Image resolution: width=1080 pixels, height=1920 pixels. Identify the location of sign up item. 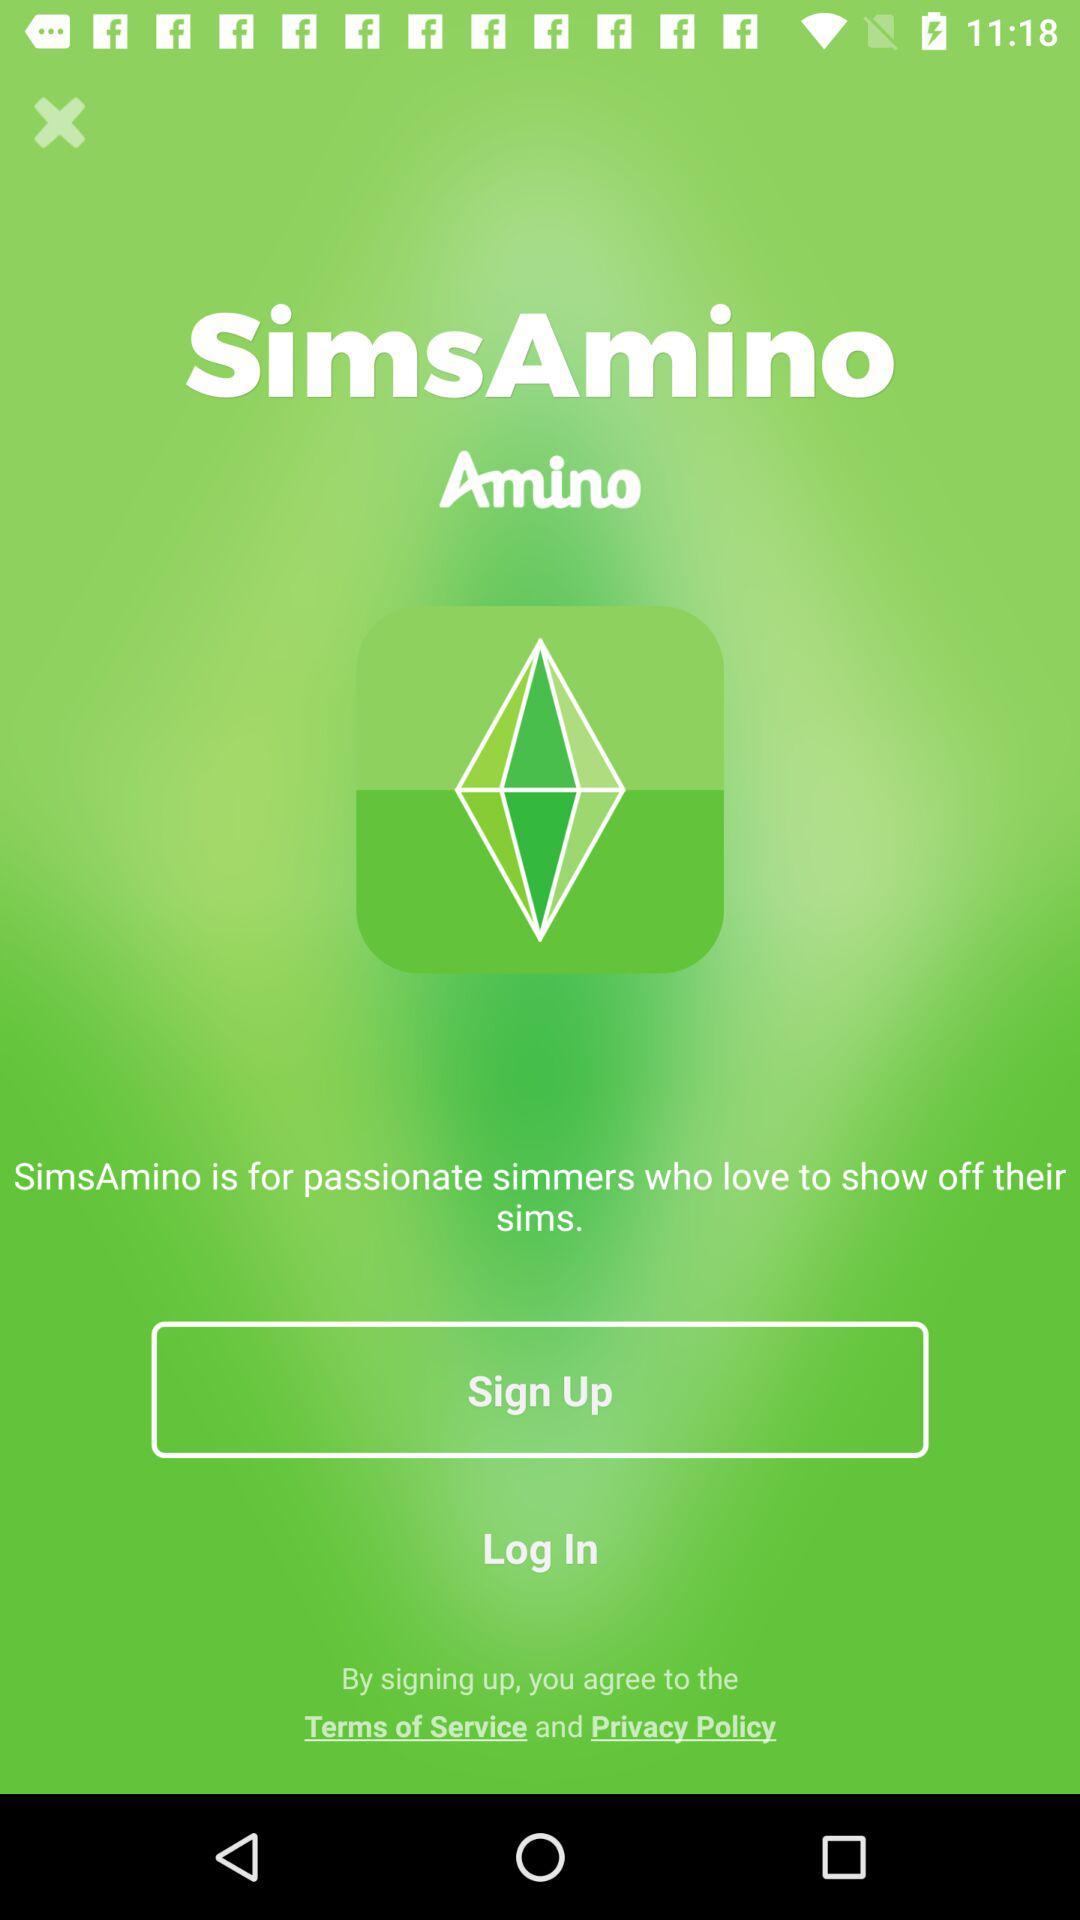
(540, 1388).